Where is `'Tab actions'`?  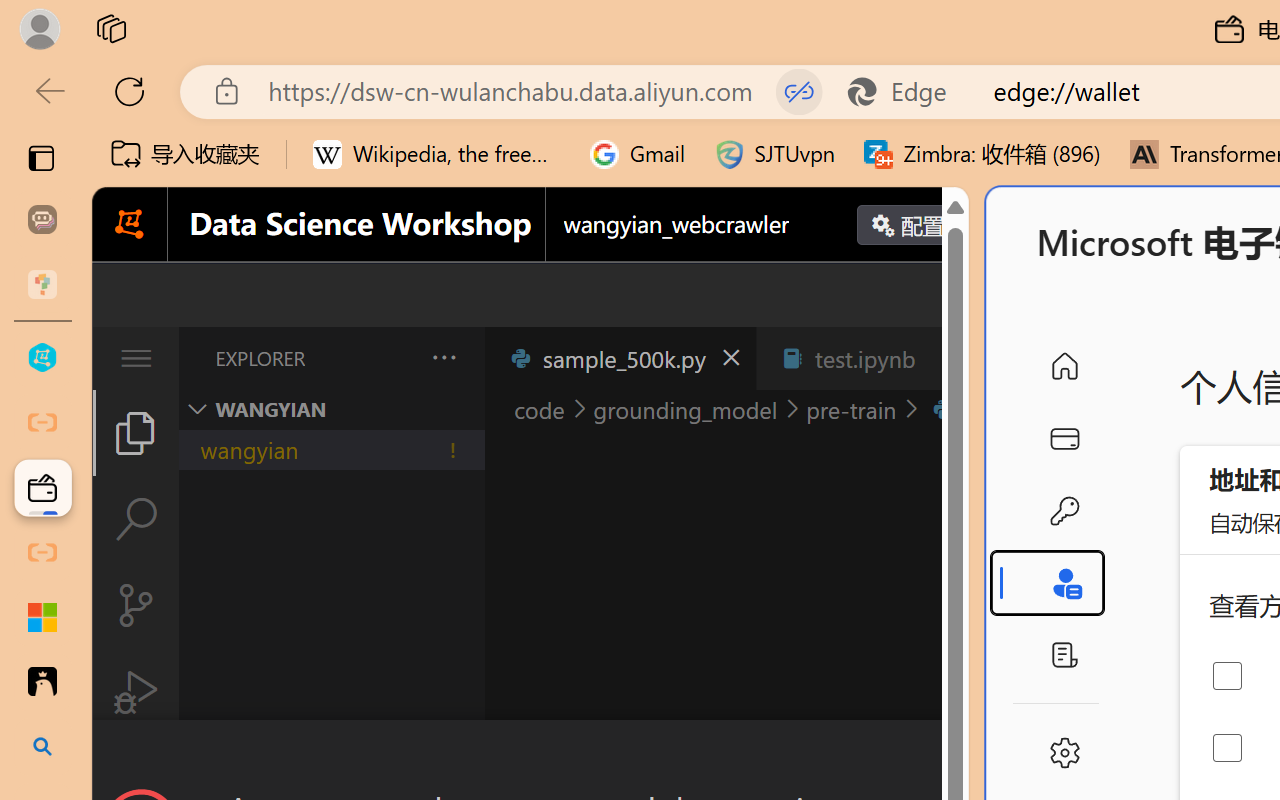
'Tab actions' is located at coordinates (944, 358).